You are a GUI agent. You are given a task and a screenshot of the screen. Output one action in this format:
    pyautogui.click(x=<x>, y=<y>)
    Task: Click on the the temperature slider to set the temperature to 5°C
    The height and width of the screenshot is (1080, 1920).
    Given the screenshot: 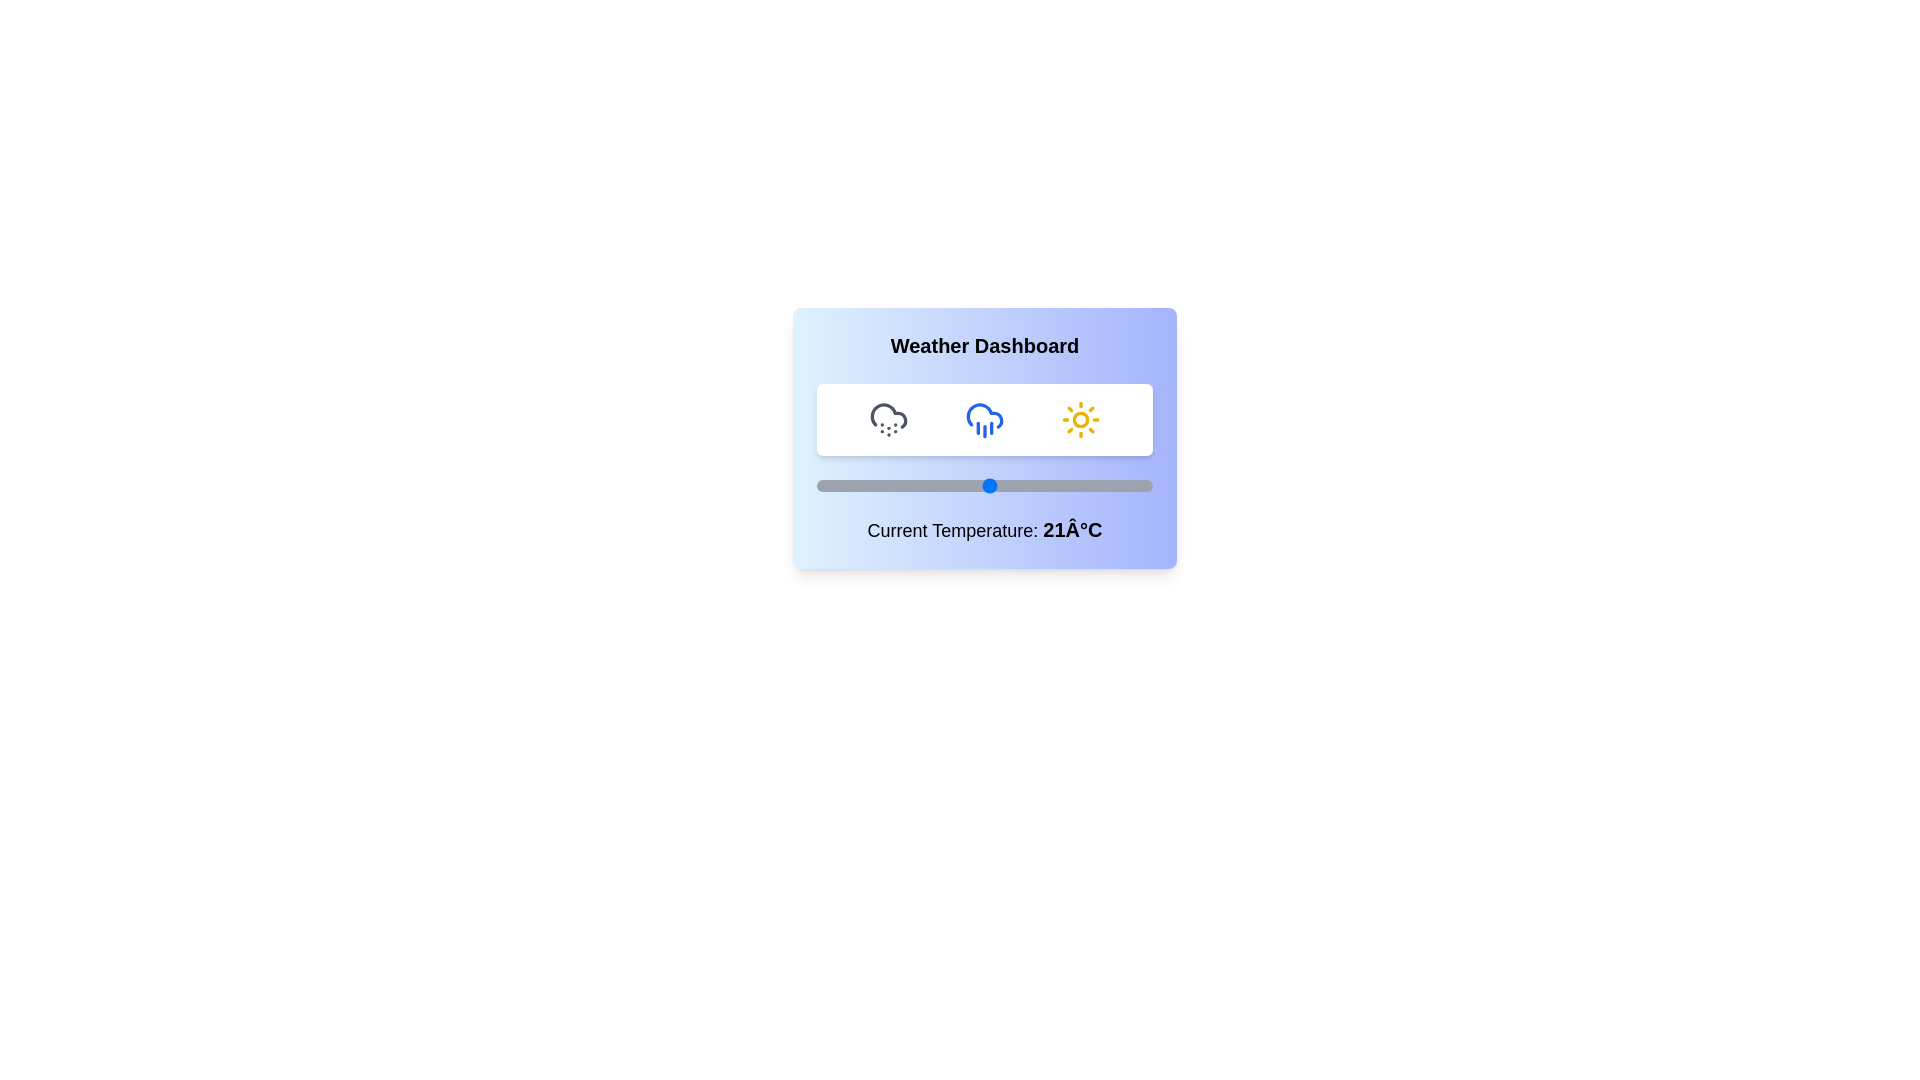 What is the action you would take?
    pyautogui.click(x=900, y=486)
    